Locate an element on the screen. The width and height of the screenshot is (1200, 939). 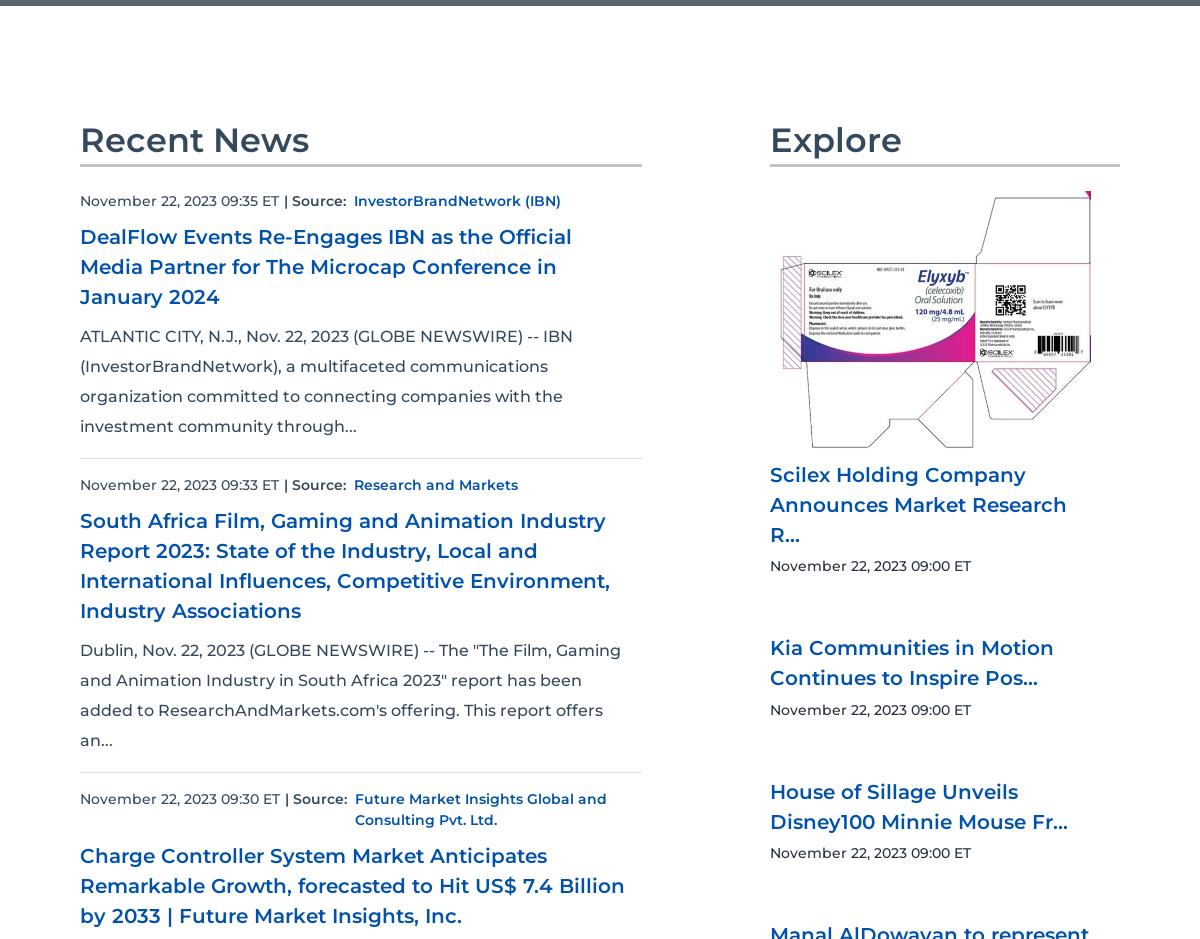
'South Africa Film, Gaming and Animation Industry Report 2023: State of the Industry, Local and International Influences, Competitive Environment, Industry Associations' is located at coordinates (345, 563).